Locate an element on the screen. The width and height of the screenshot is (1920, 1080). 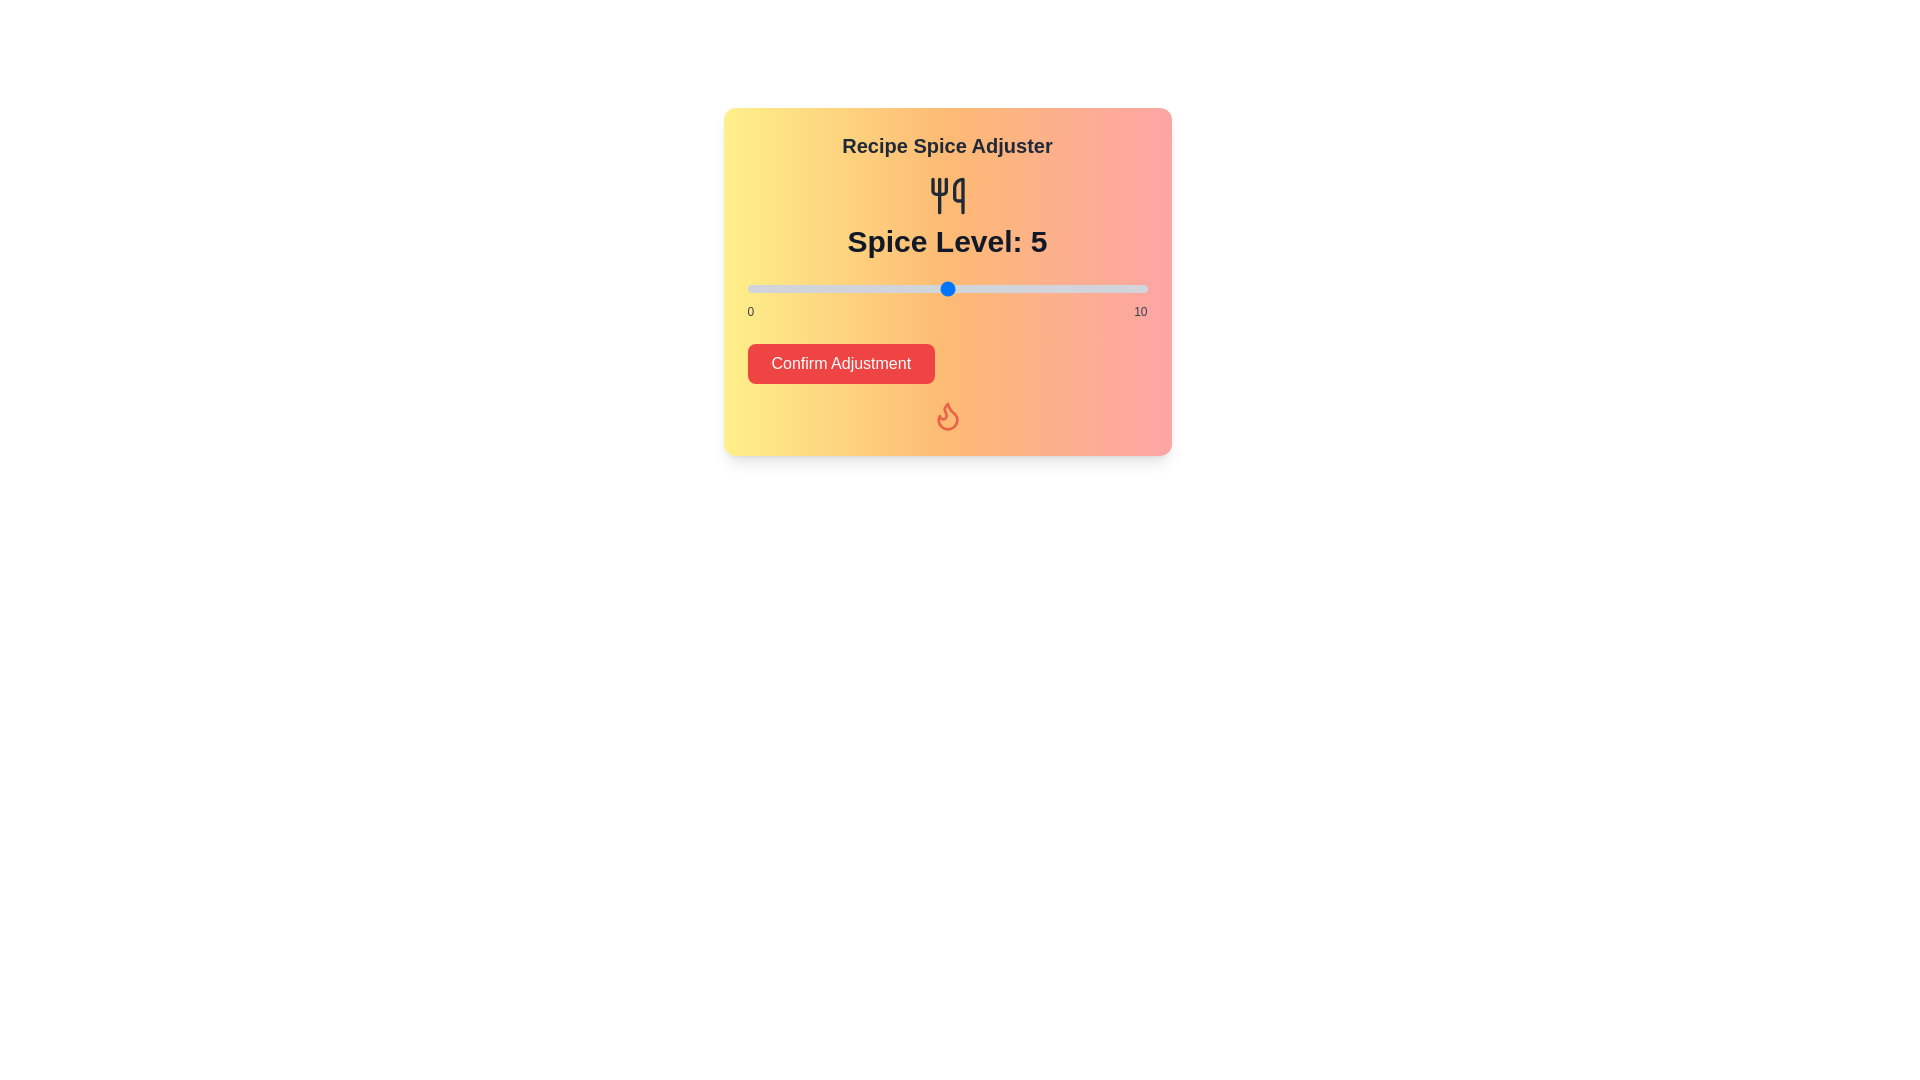
the 'Confirm Adjustment' button is located at coordinates (841, 363).